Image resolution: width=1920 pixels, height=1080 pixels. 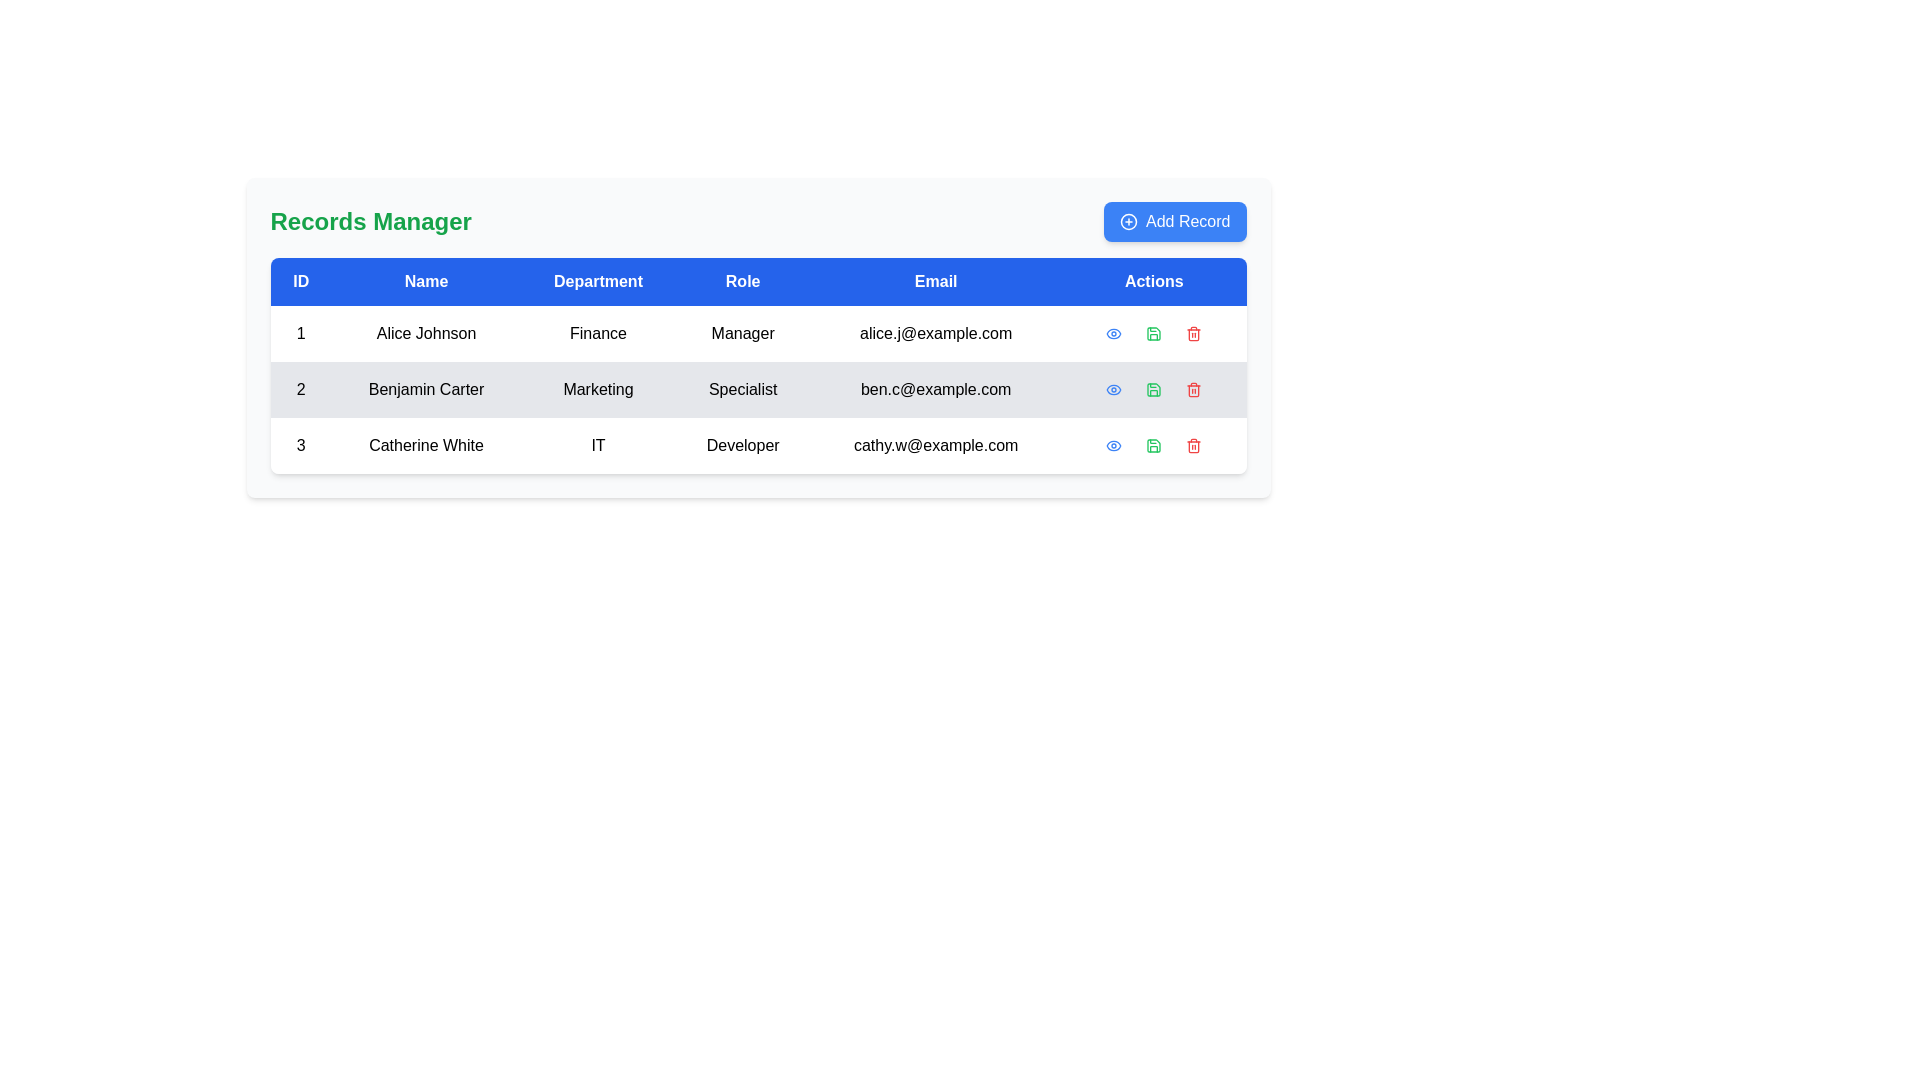 What do you see at coordinates (1113, 333) in the screenshot?
I see `the icon located in the 'Actions' column of the second row` at bounding box center [1113, 333].